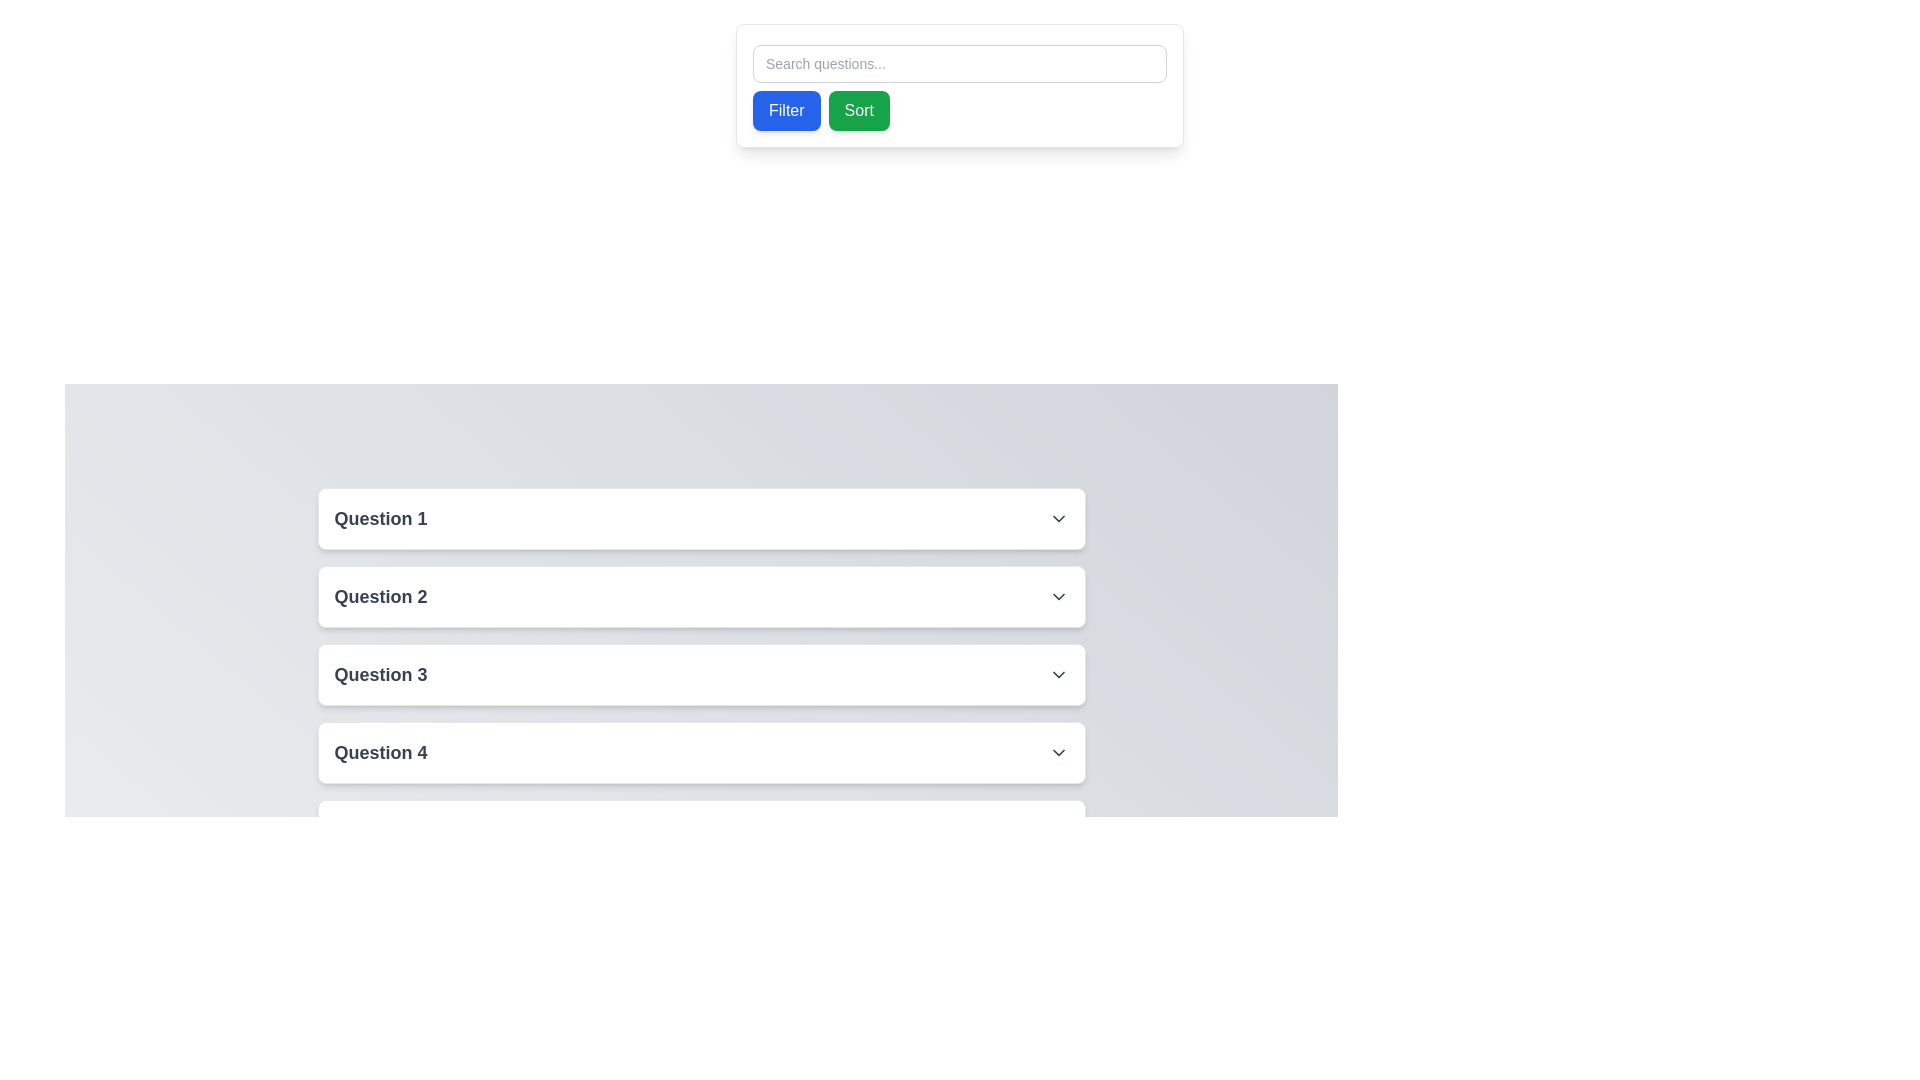  What do you see at coordinates (380, 752) in the screenshot?
I see `the Text label that identifies the fourth item in a vertical list, positioned below 'Question 3'` at bounding box center [380, 752].